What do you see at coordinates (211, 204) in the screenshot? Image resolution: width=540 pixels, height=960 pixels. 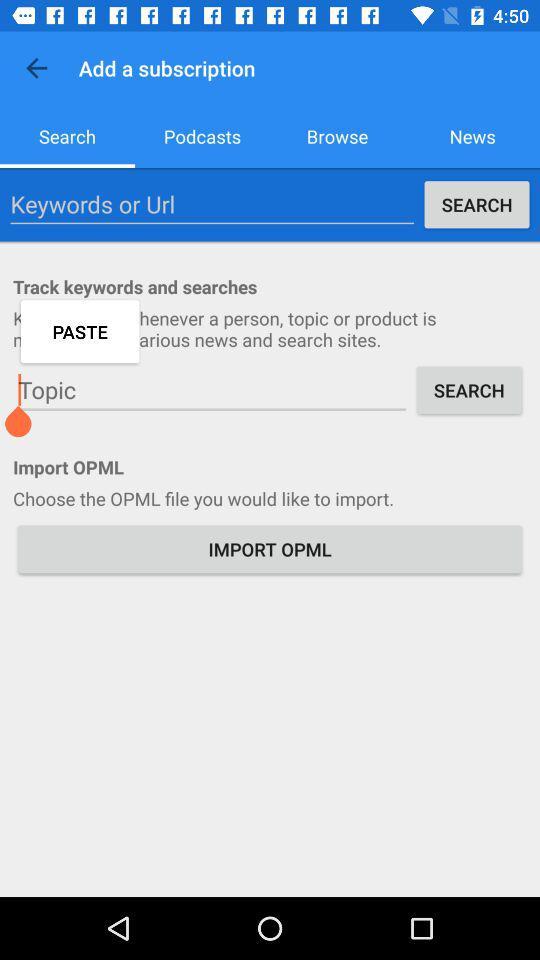 I see `the icon next to search` at bounding box center [211, 204].